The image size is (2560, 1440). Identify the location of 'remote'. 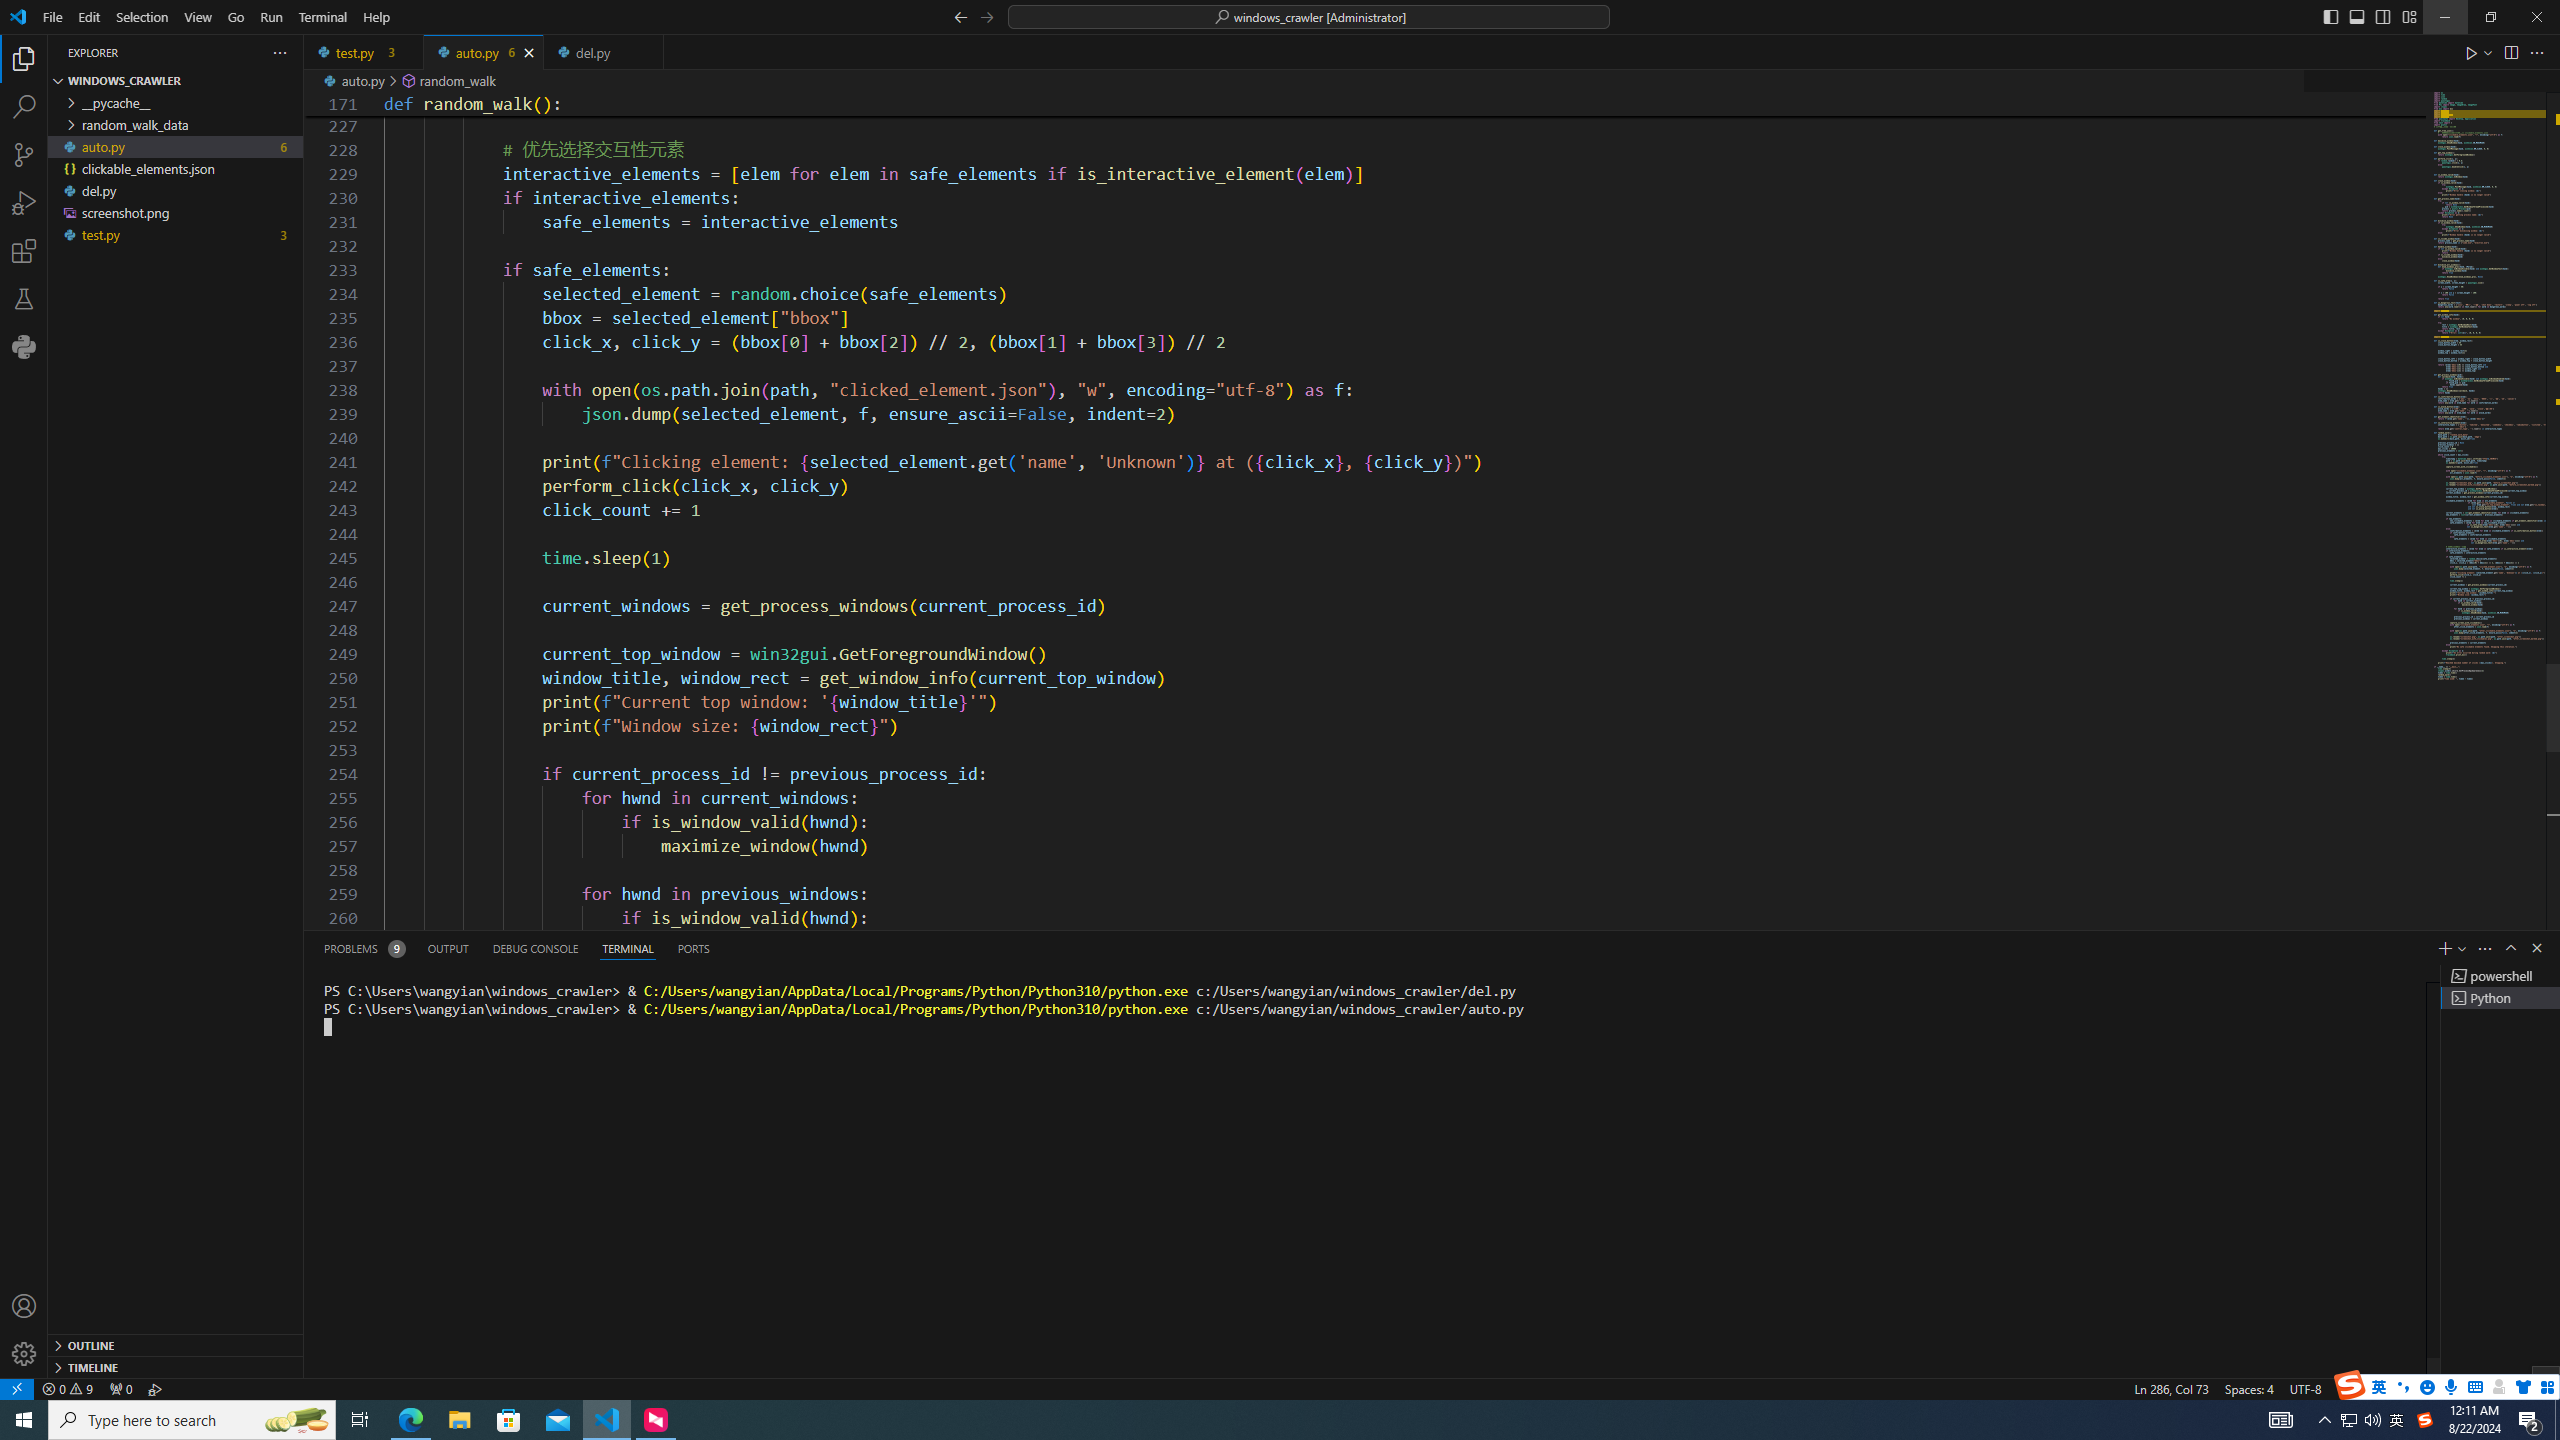
(16, 1387).